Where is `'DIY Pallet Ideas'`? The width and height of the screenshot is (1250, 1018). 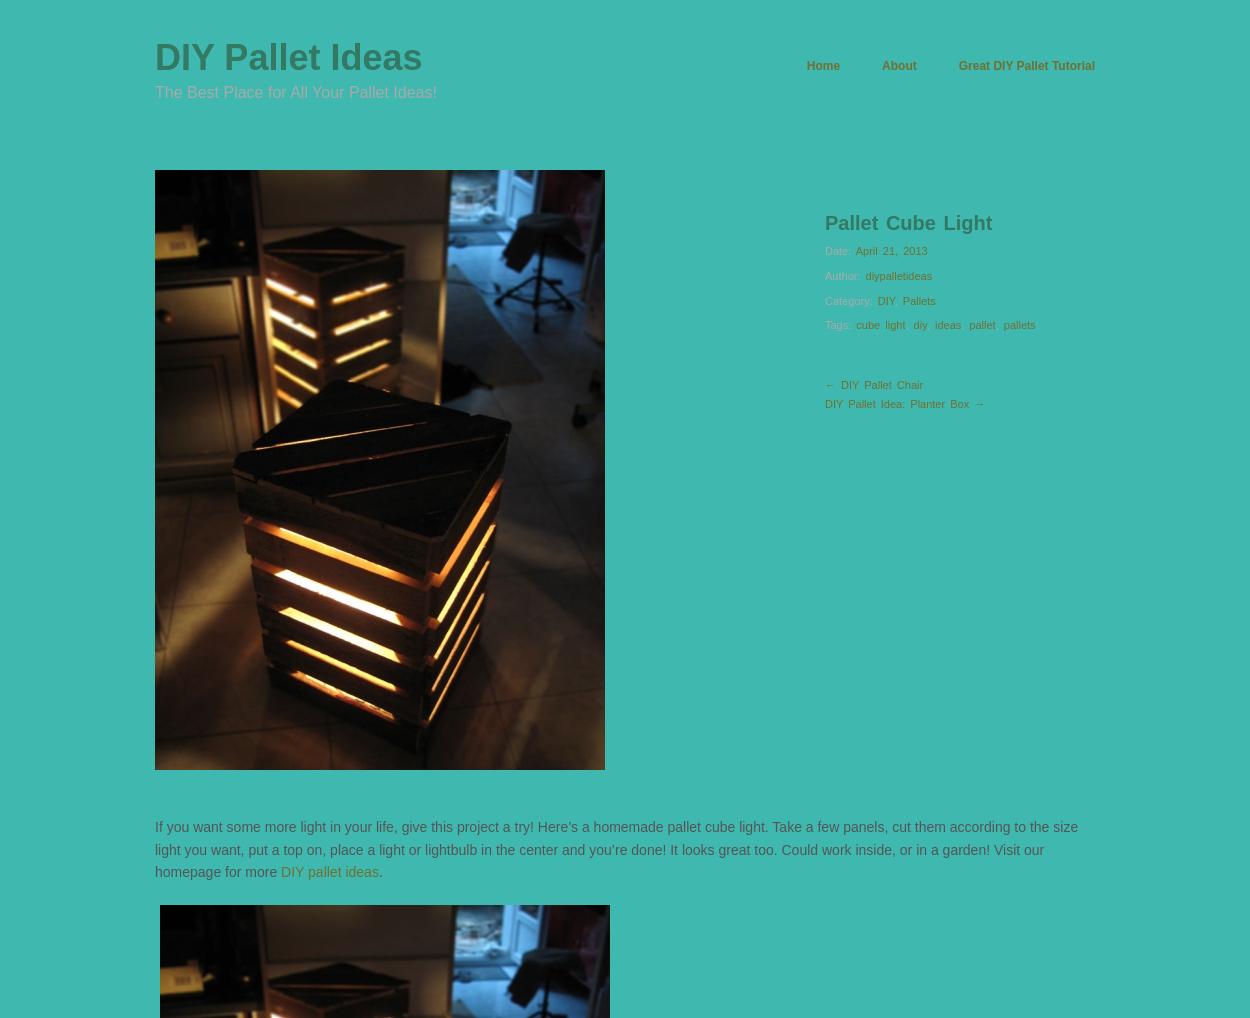
'DIY Pallet Ideas' is located at coordinates (288, 57).